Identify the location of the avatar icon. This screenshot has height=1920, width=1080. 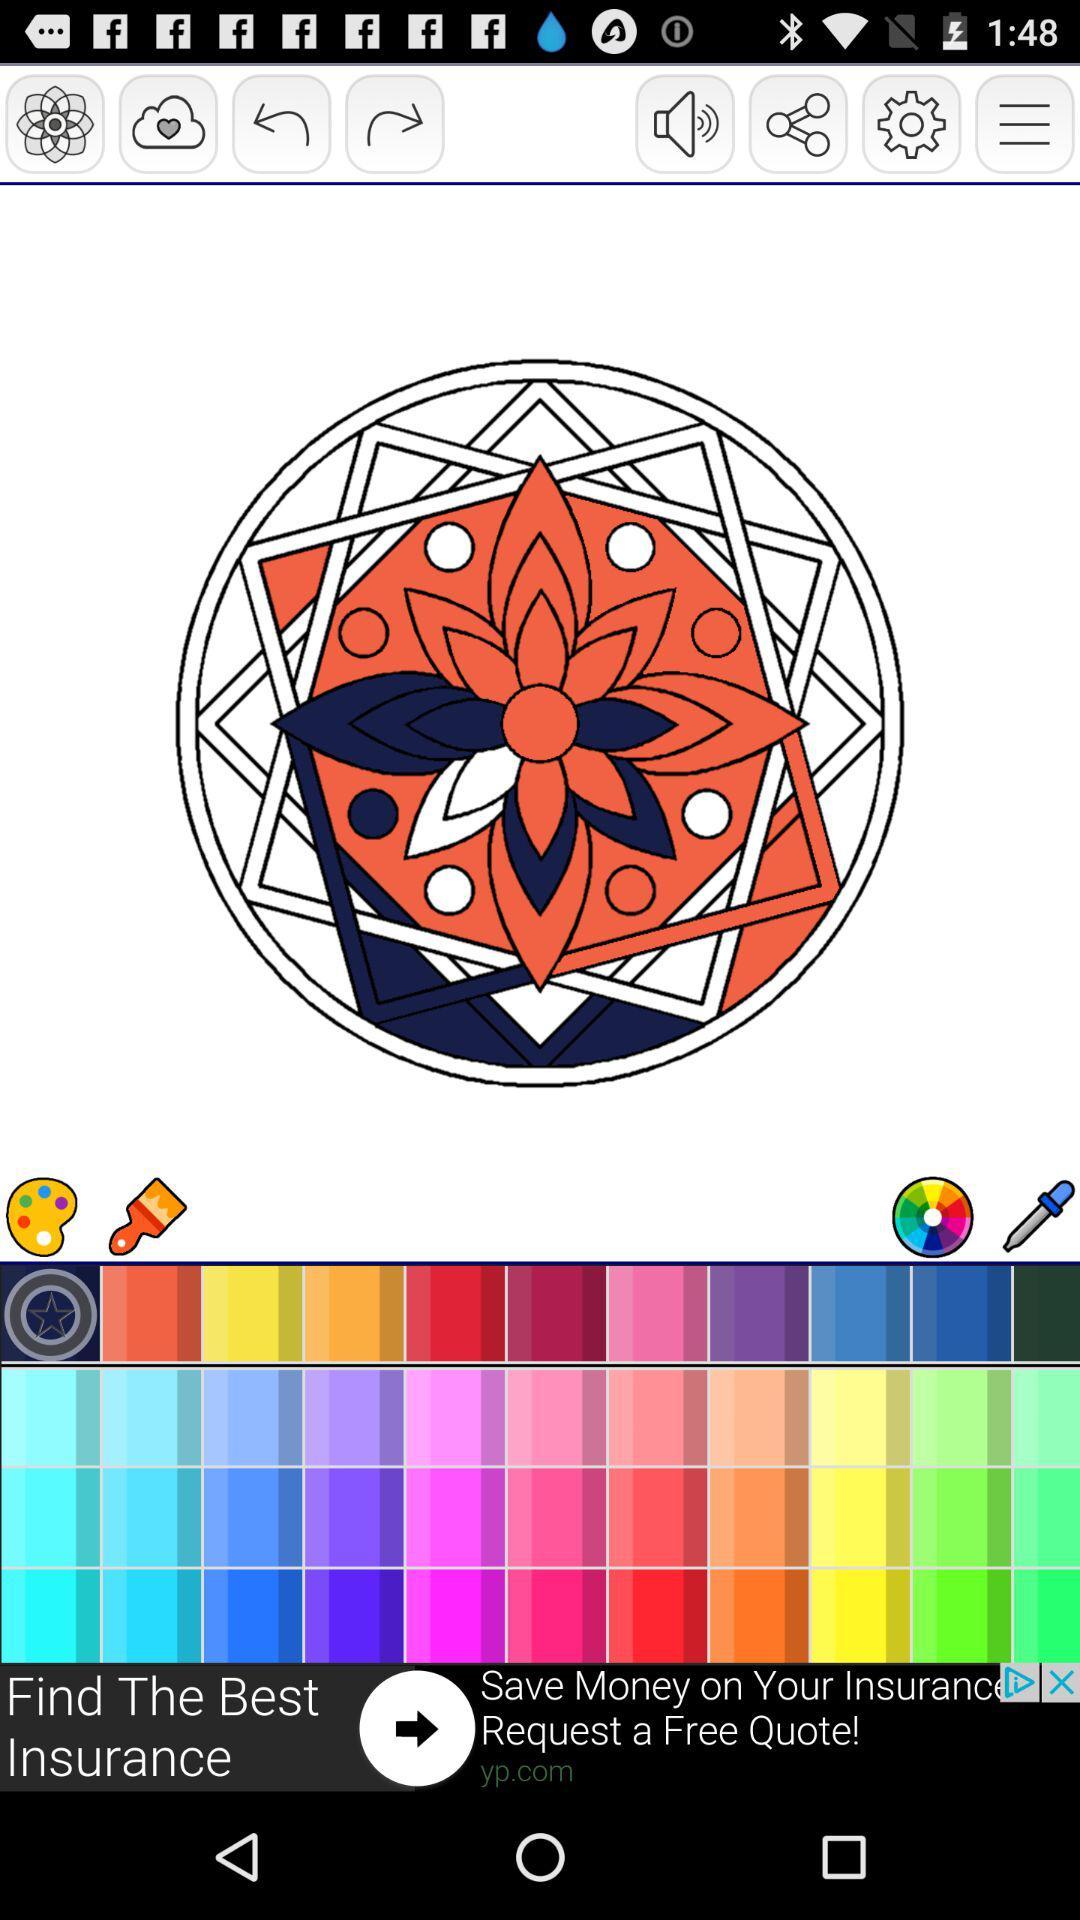
(933, 1302).